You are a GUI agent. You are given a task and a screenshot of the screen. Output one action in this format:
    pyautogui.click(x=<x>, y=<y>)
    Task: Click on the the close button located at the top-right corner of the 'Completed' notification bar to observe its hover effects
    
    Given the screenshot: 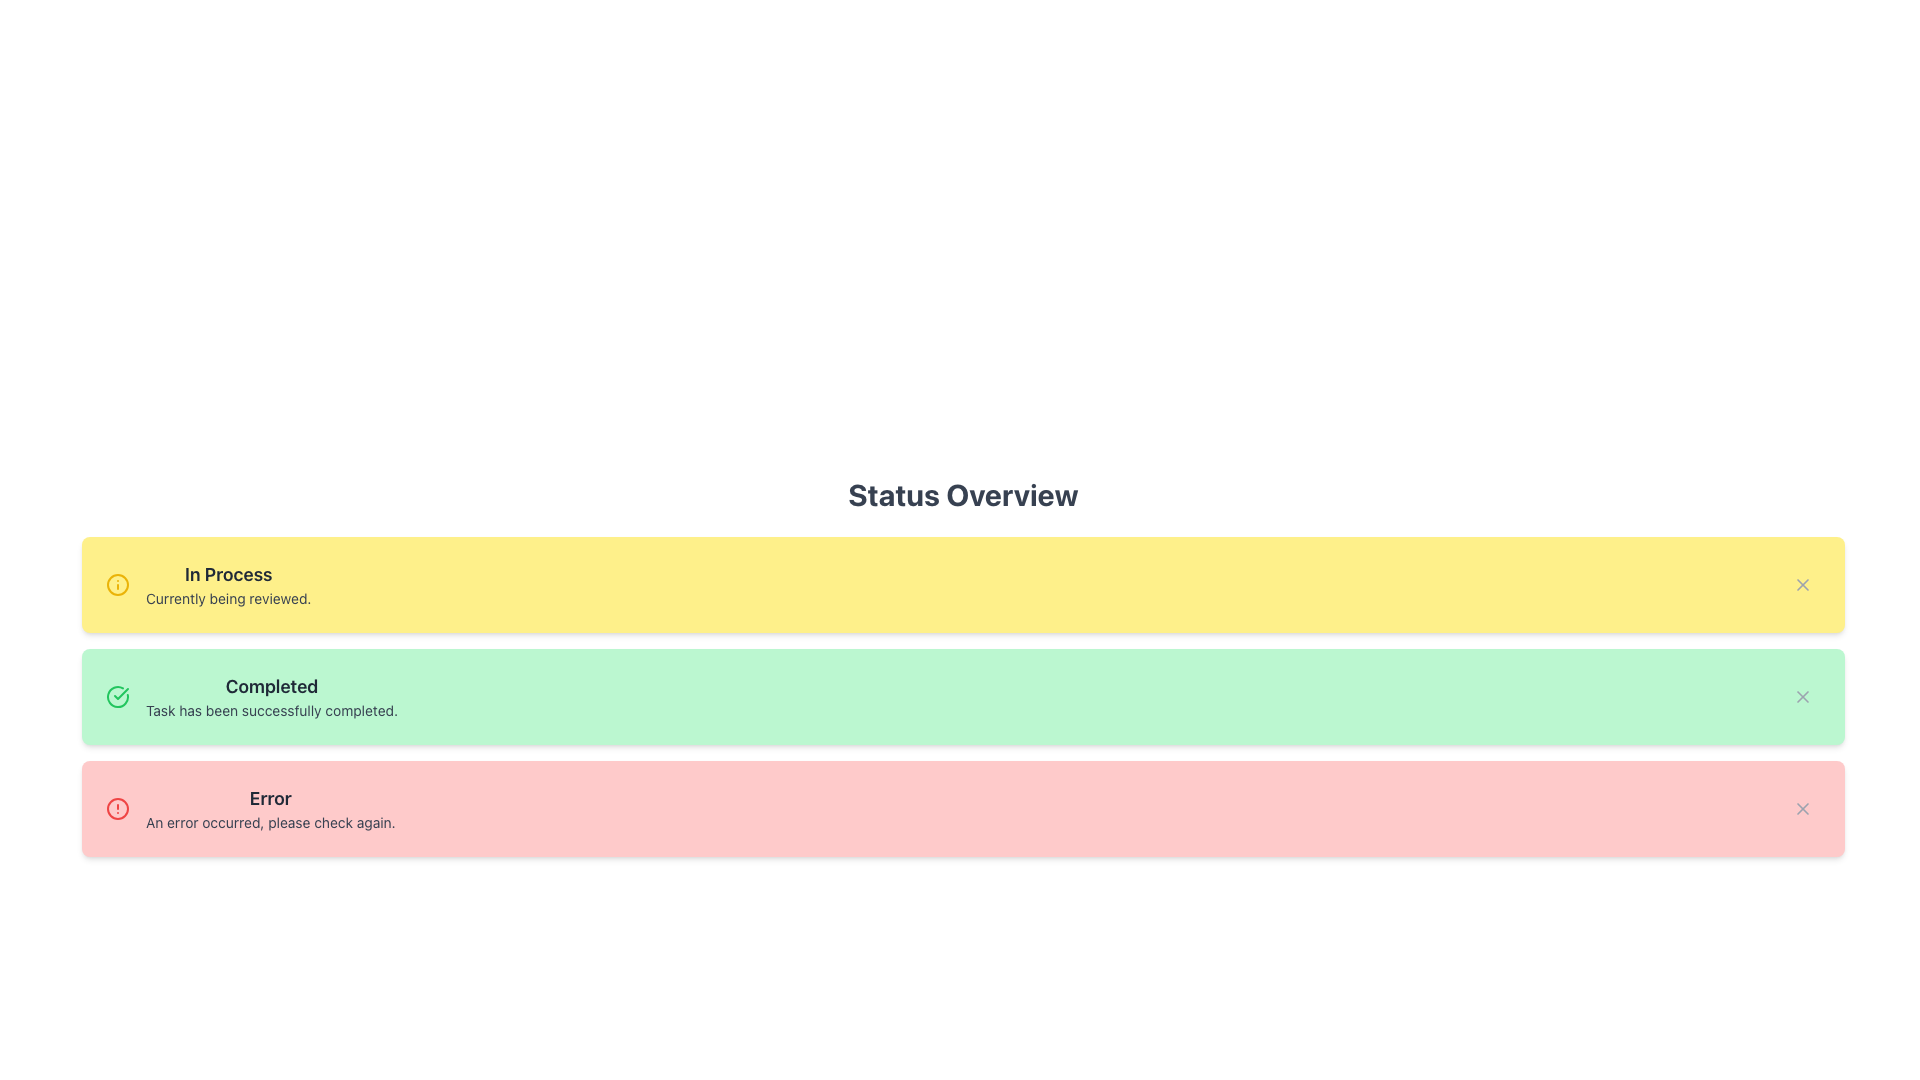 What is the action you would take?
    pyautogui.click(x=1803, y=696)
    